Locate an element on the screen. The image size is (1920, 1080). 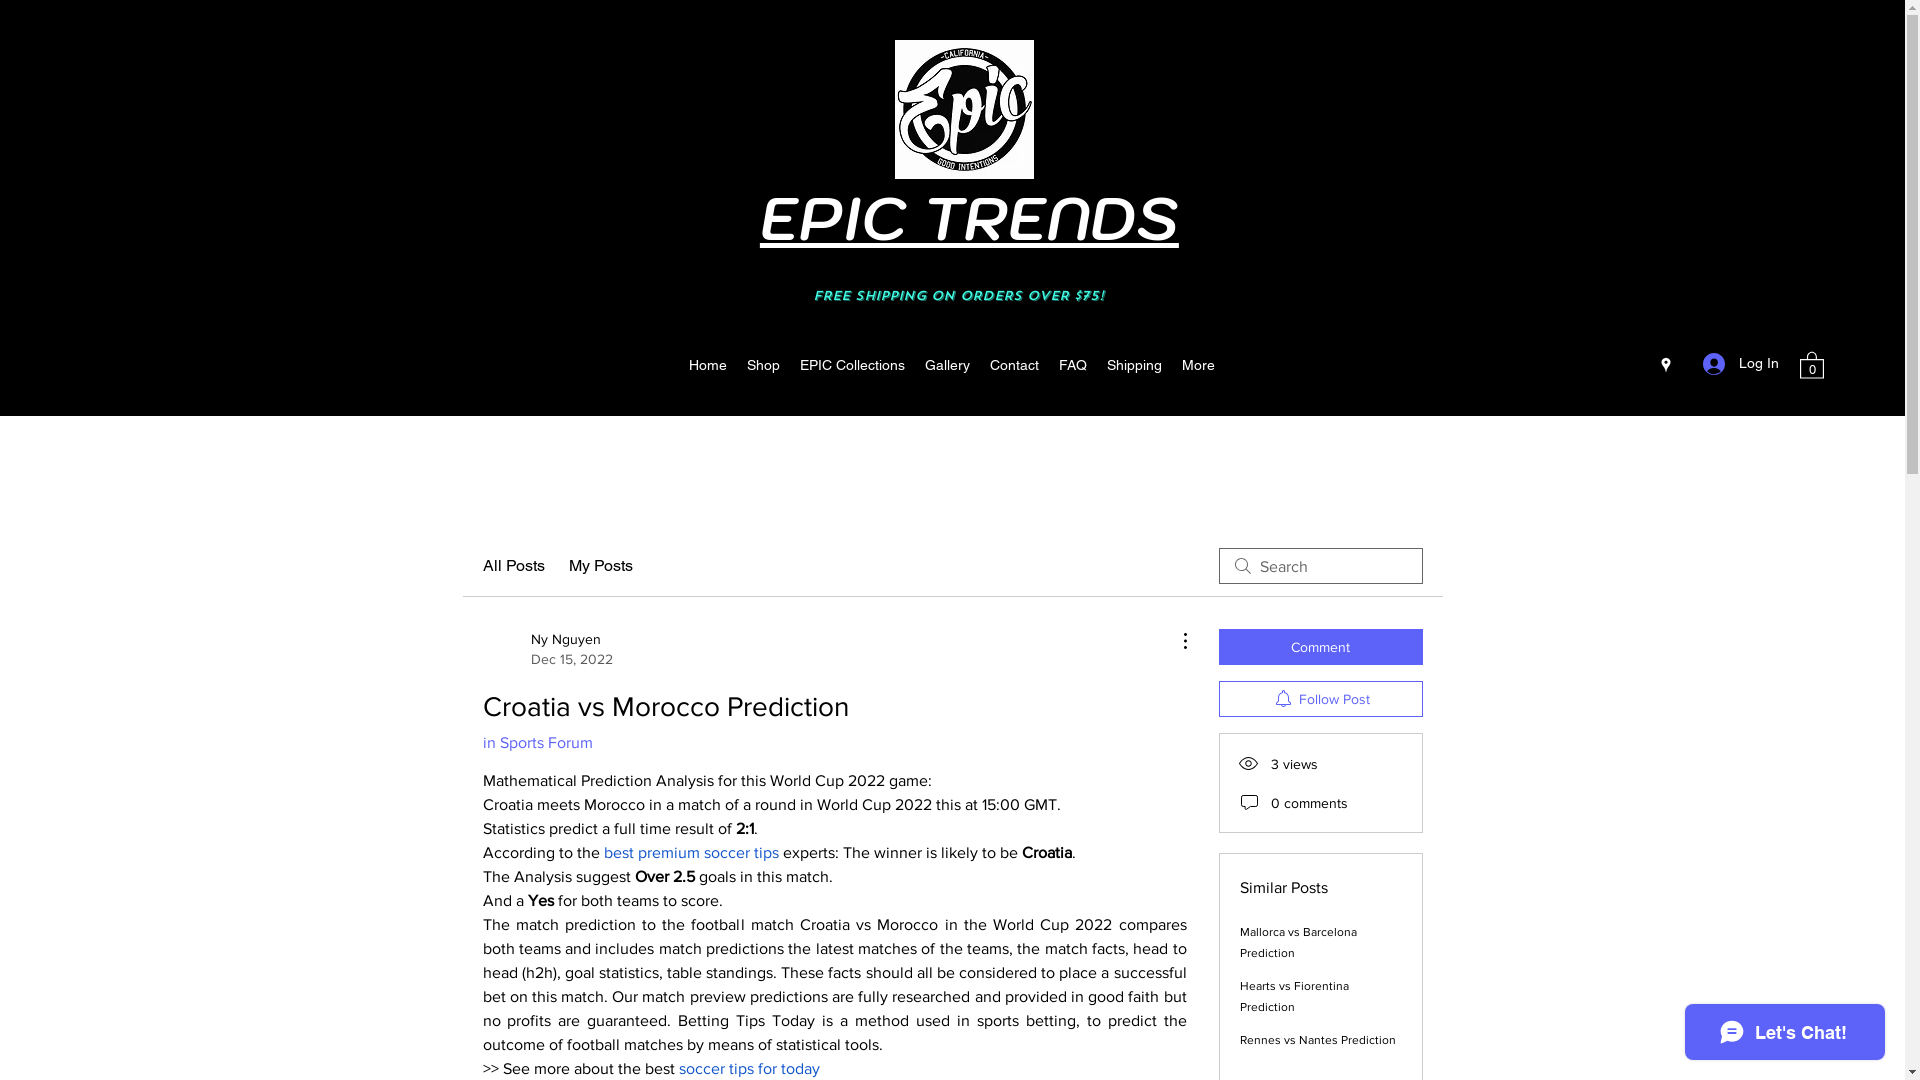
'Hearts vs Fiorentina Prediction' is located at coordinates (1294, 996).